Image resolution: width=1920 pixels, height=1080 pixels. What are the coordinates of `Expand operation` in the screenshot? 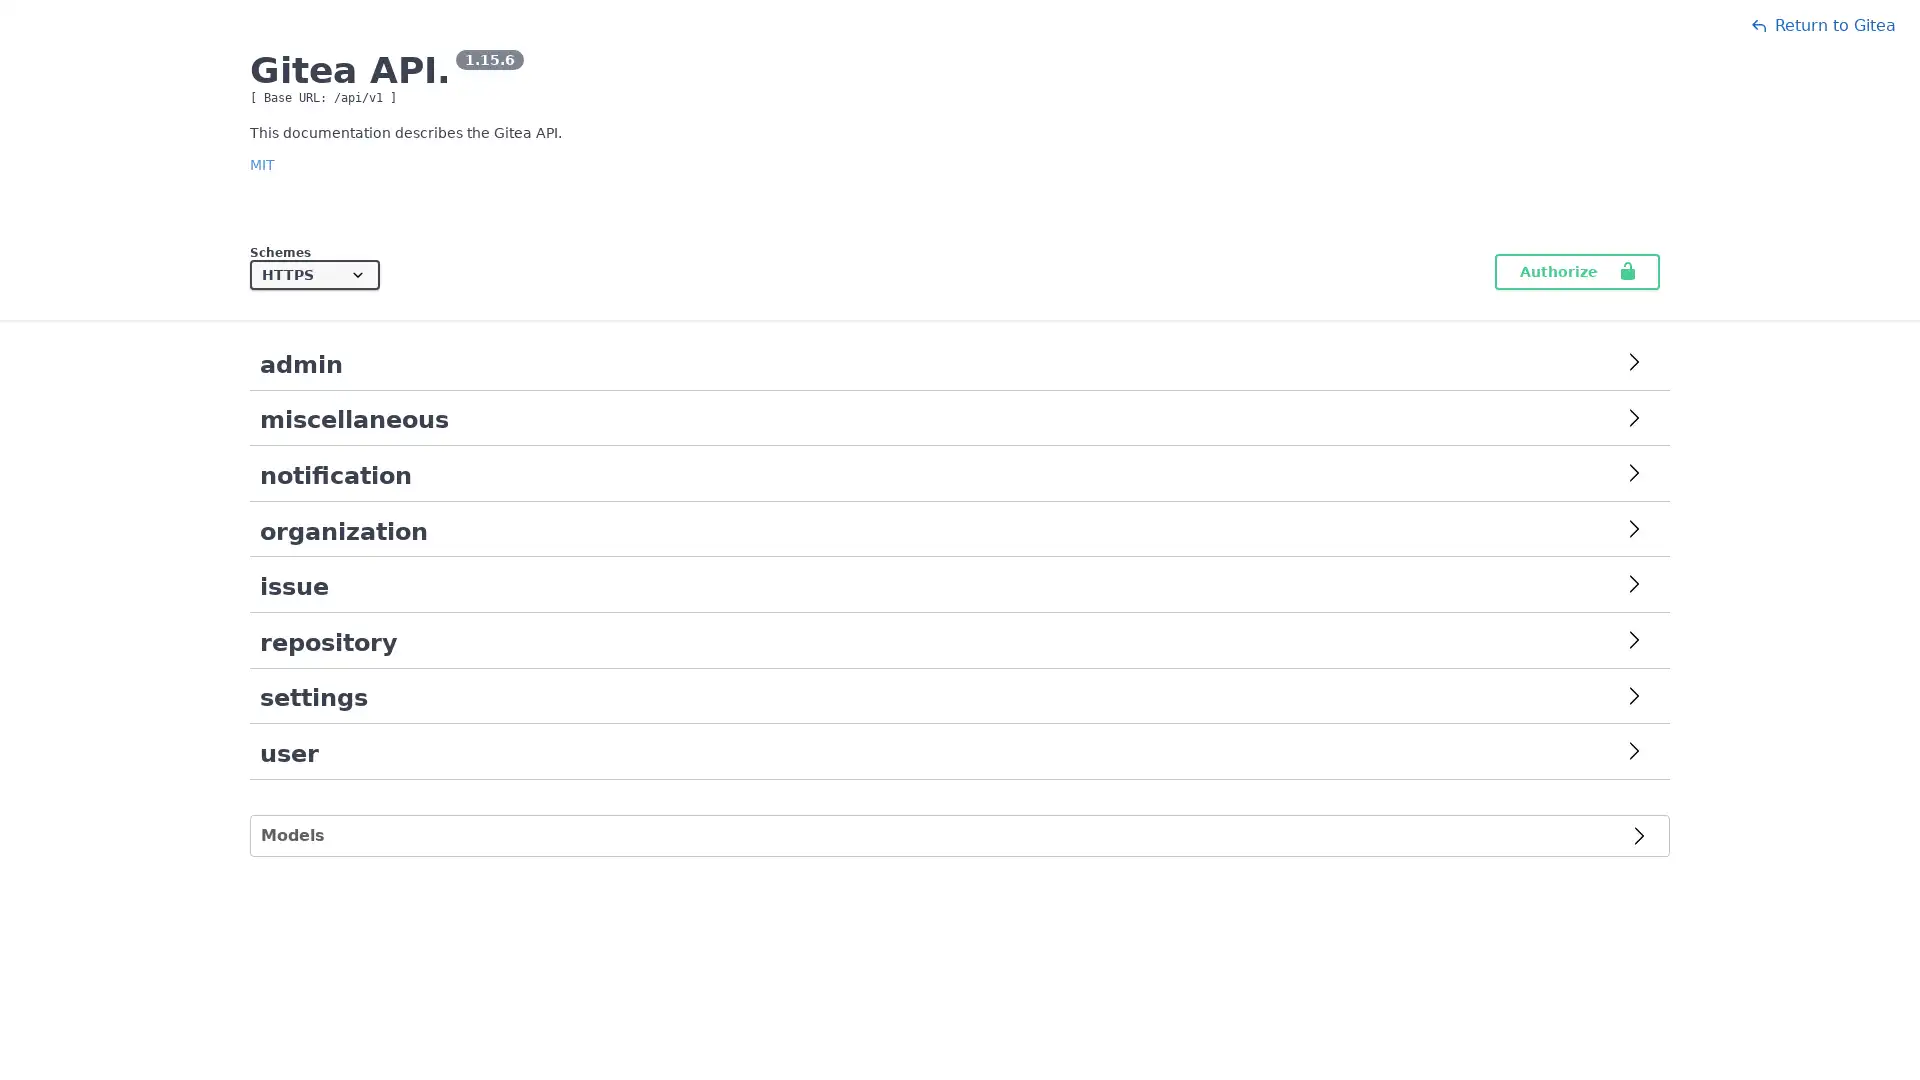 It's located at (1633, 530).